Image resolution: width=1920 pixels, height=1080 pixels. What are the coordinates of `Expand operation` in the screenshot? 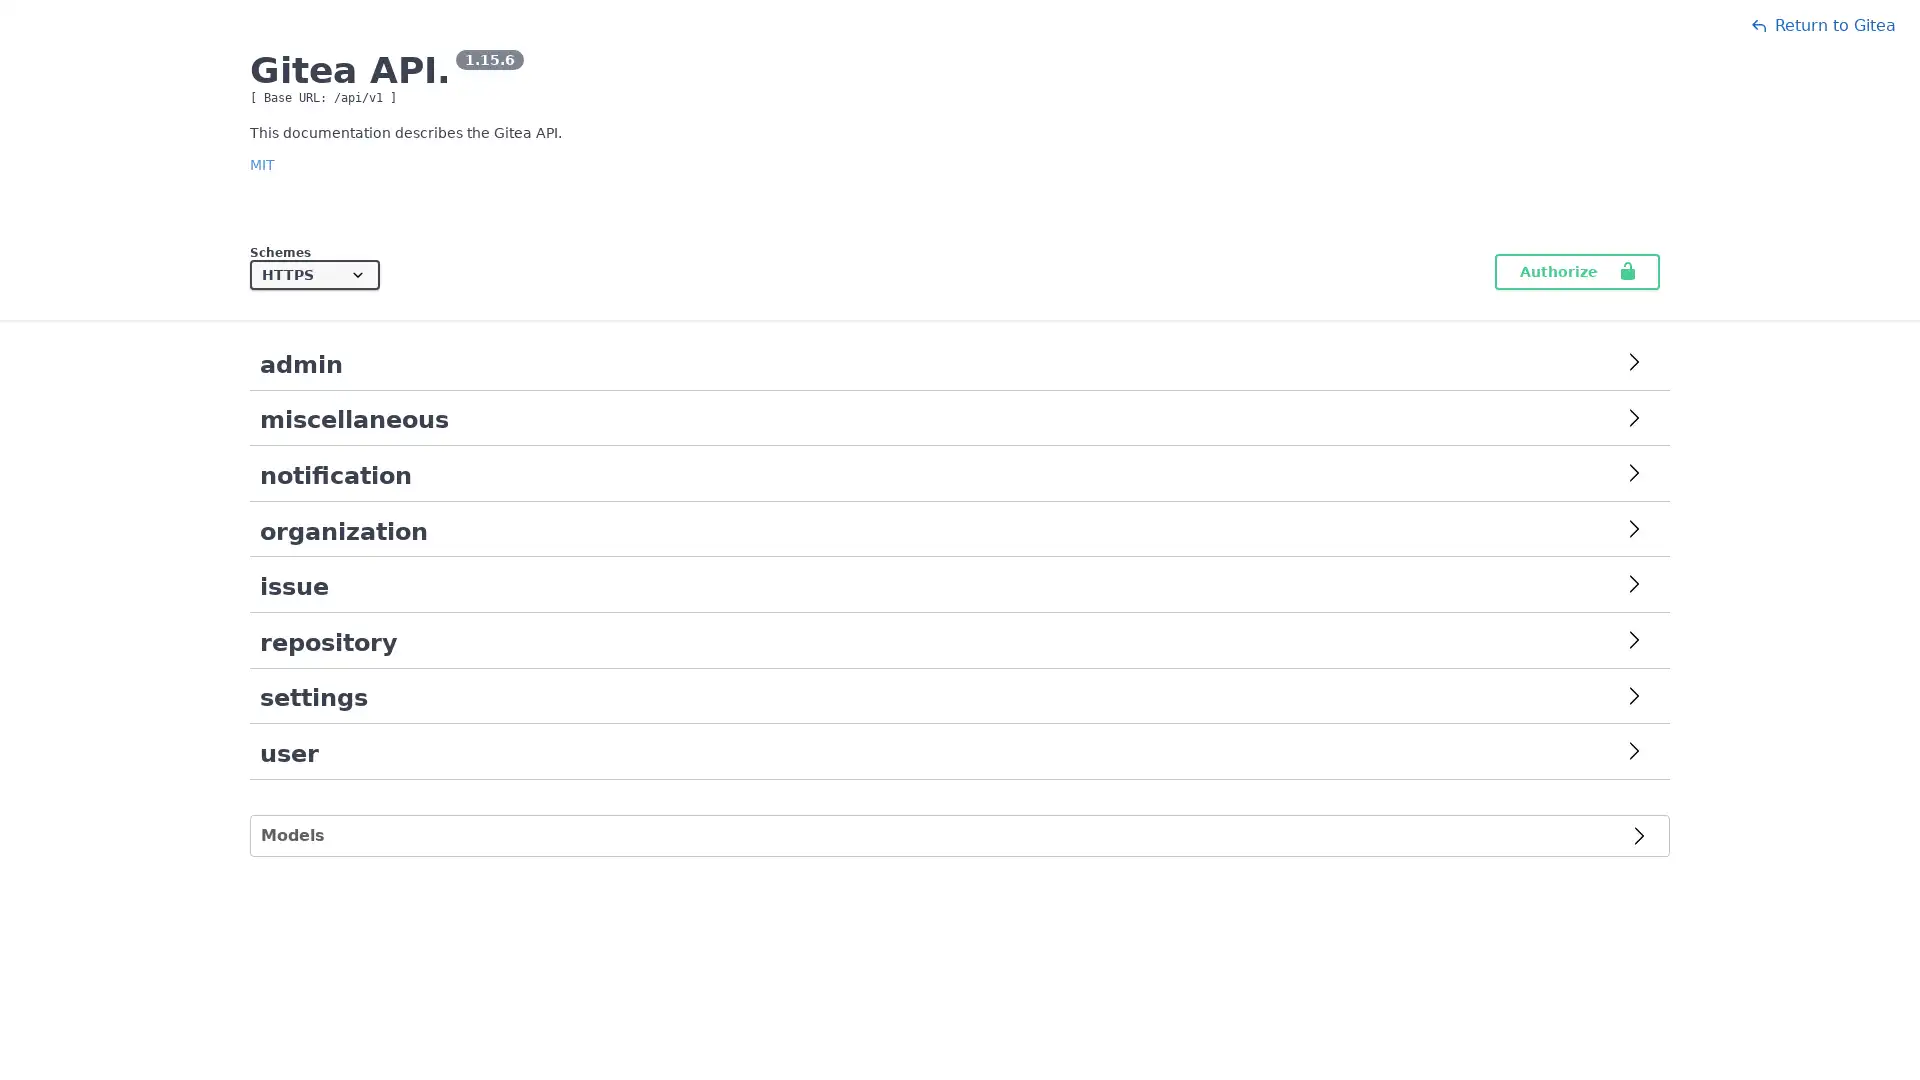 It's located at (1633, 530).